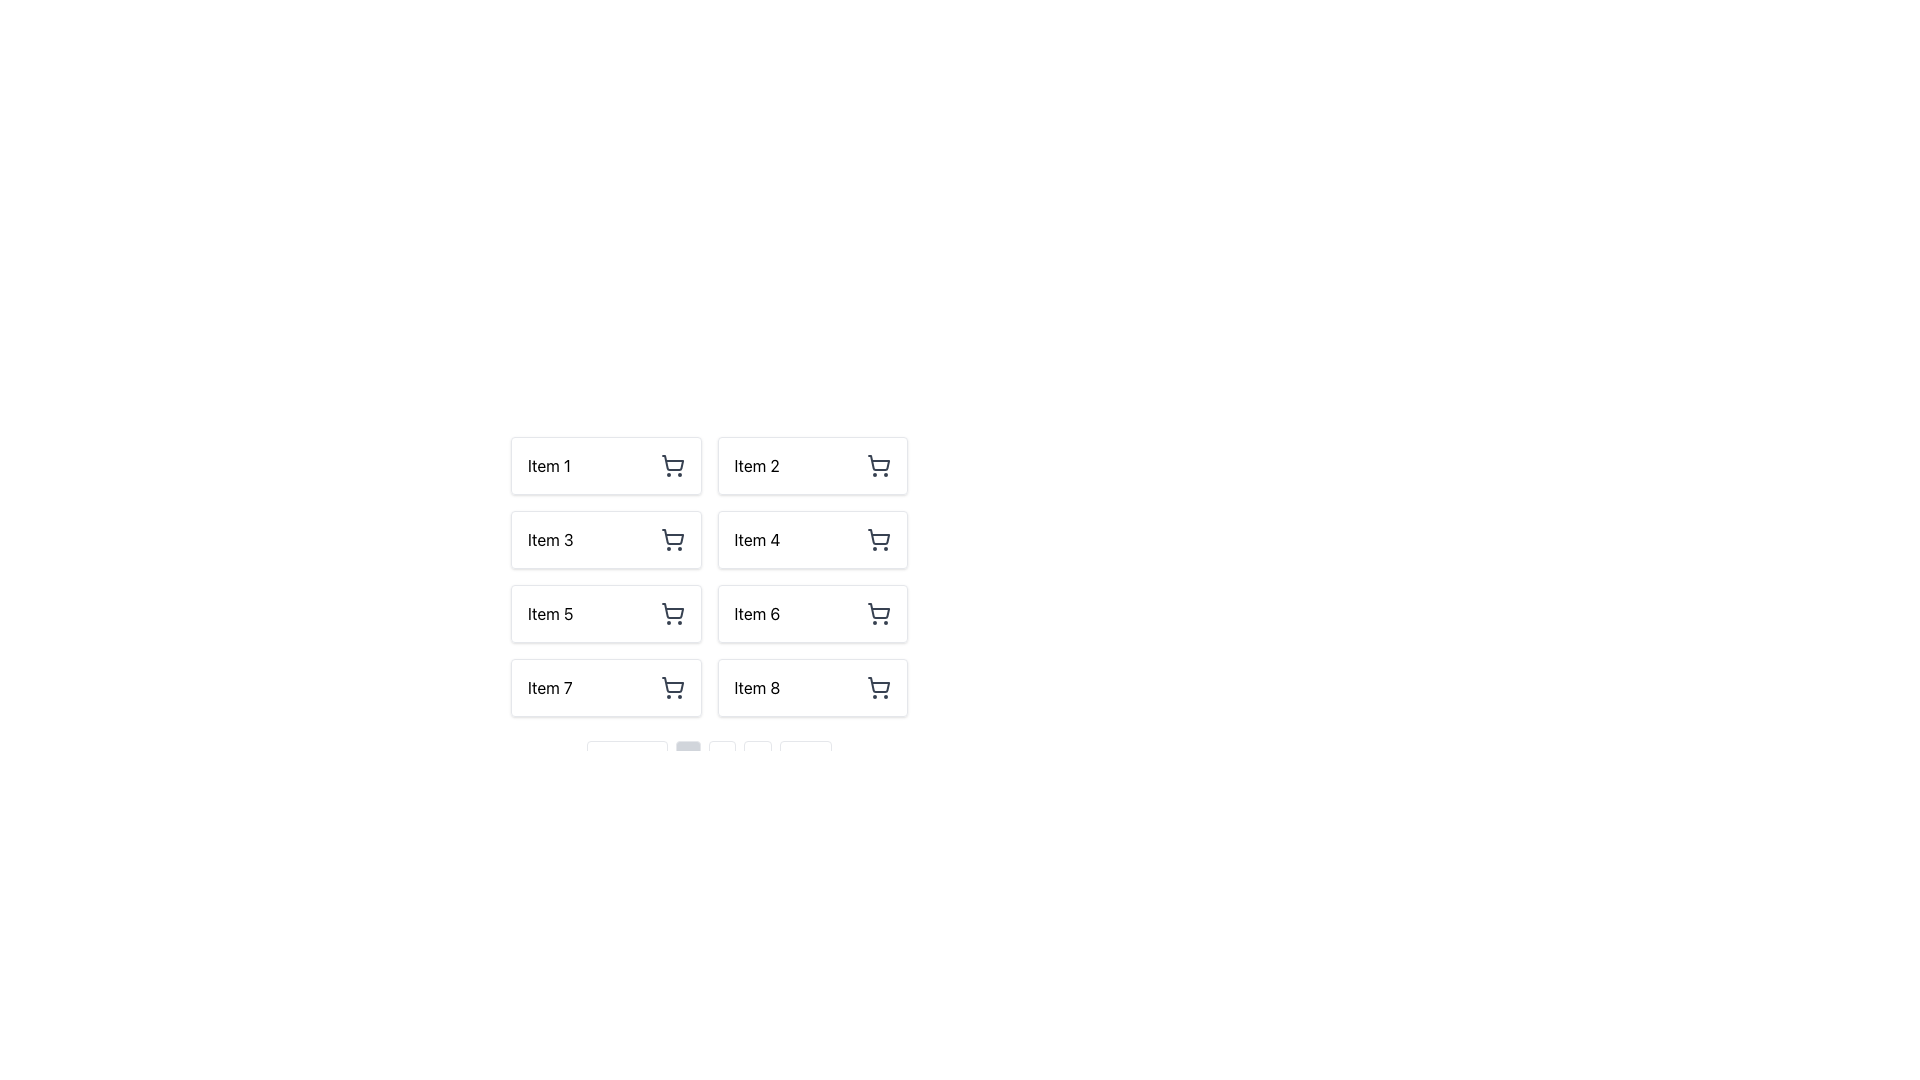  Describe the element at coordinates (672, 686) in the screenshot. I see `the shopping cart icon located within the cell for 'Item 7'` at that location.